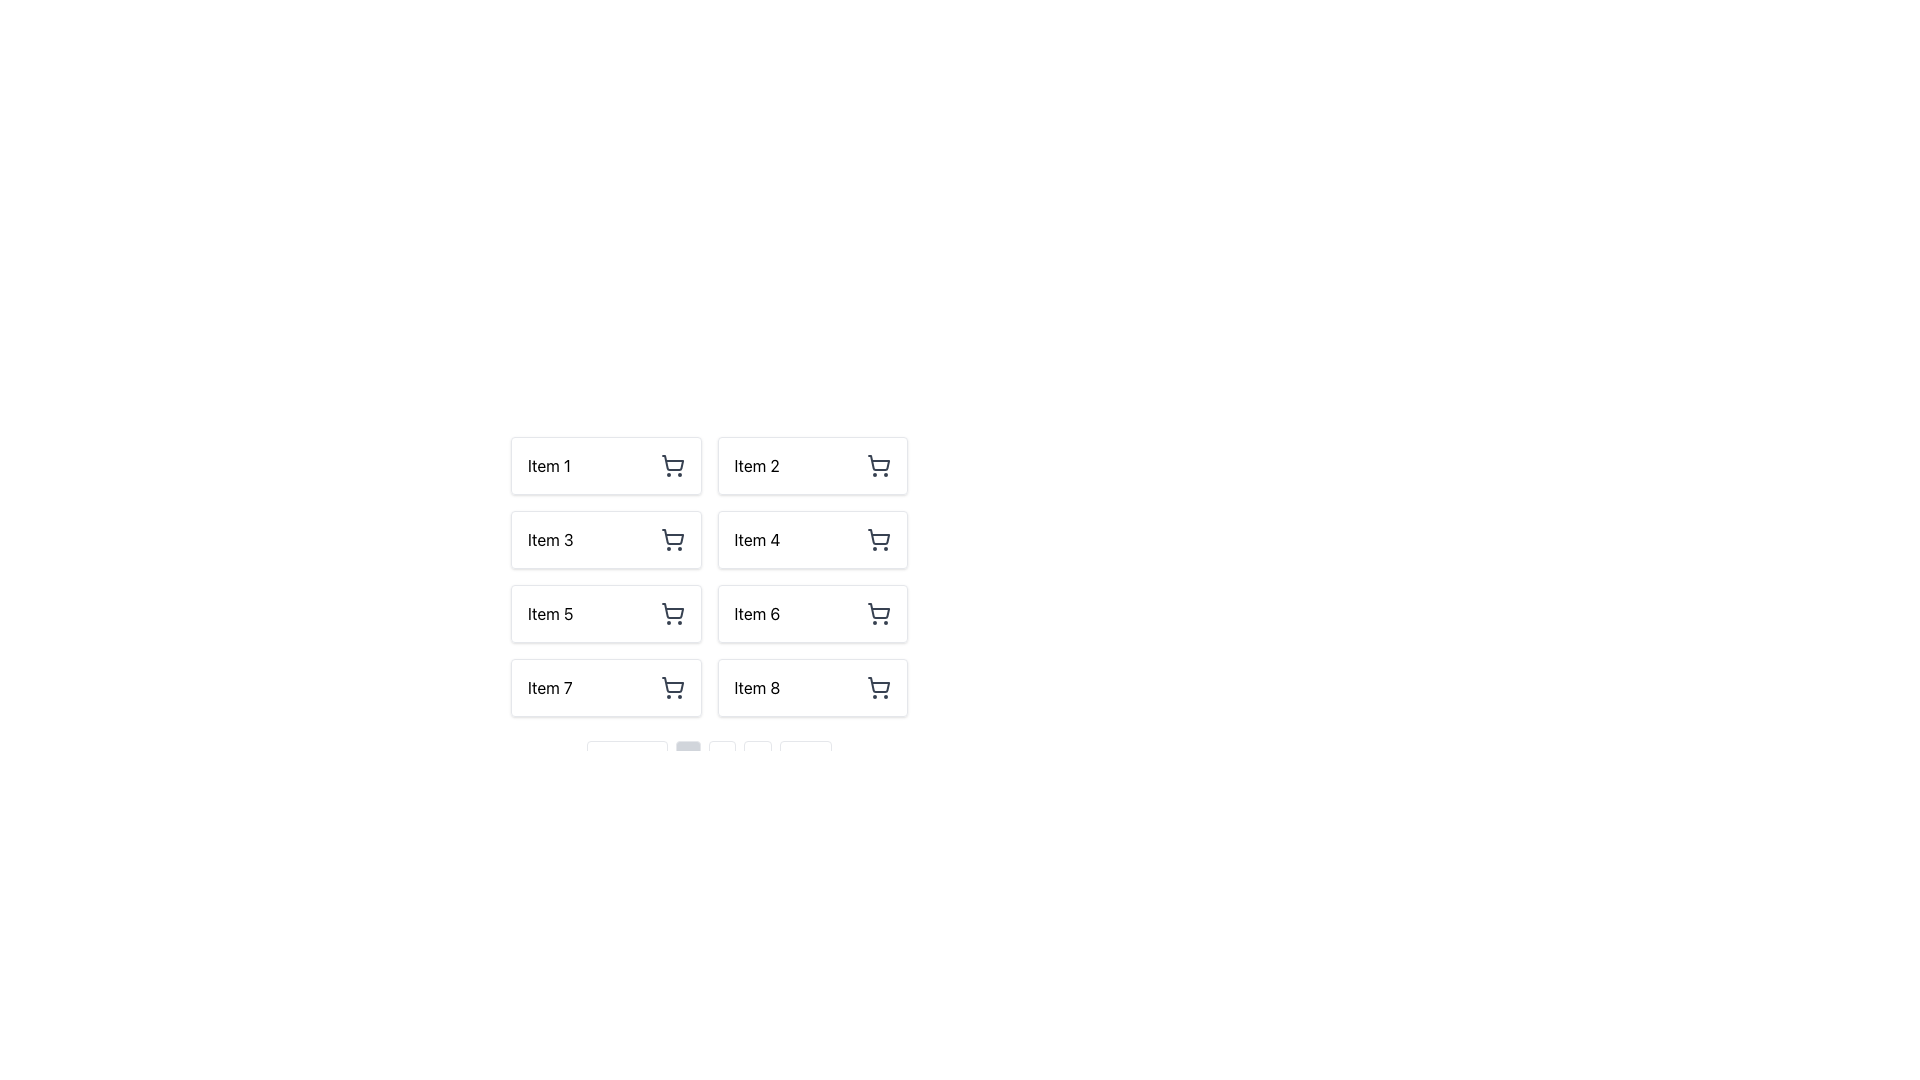  Describe the element at coordinates (672, 686) in the screenshot. I see `the shopping cart icon located within the cell for 'Item 7'` at that location.